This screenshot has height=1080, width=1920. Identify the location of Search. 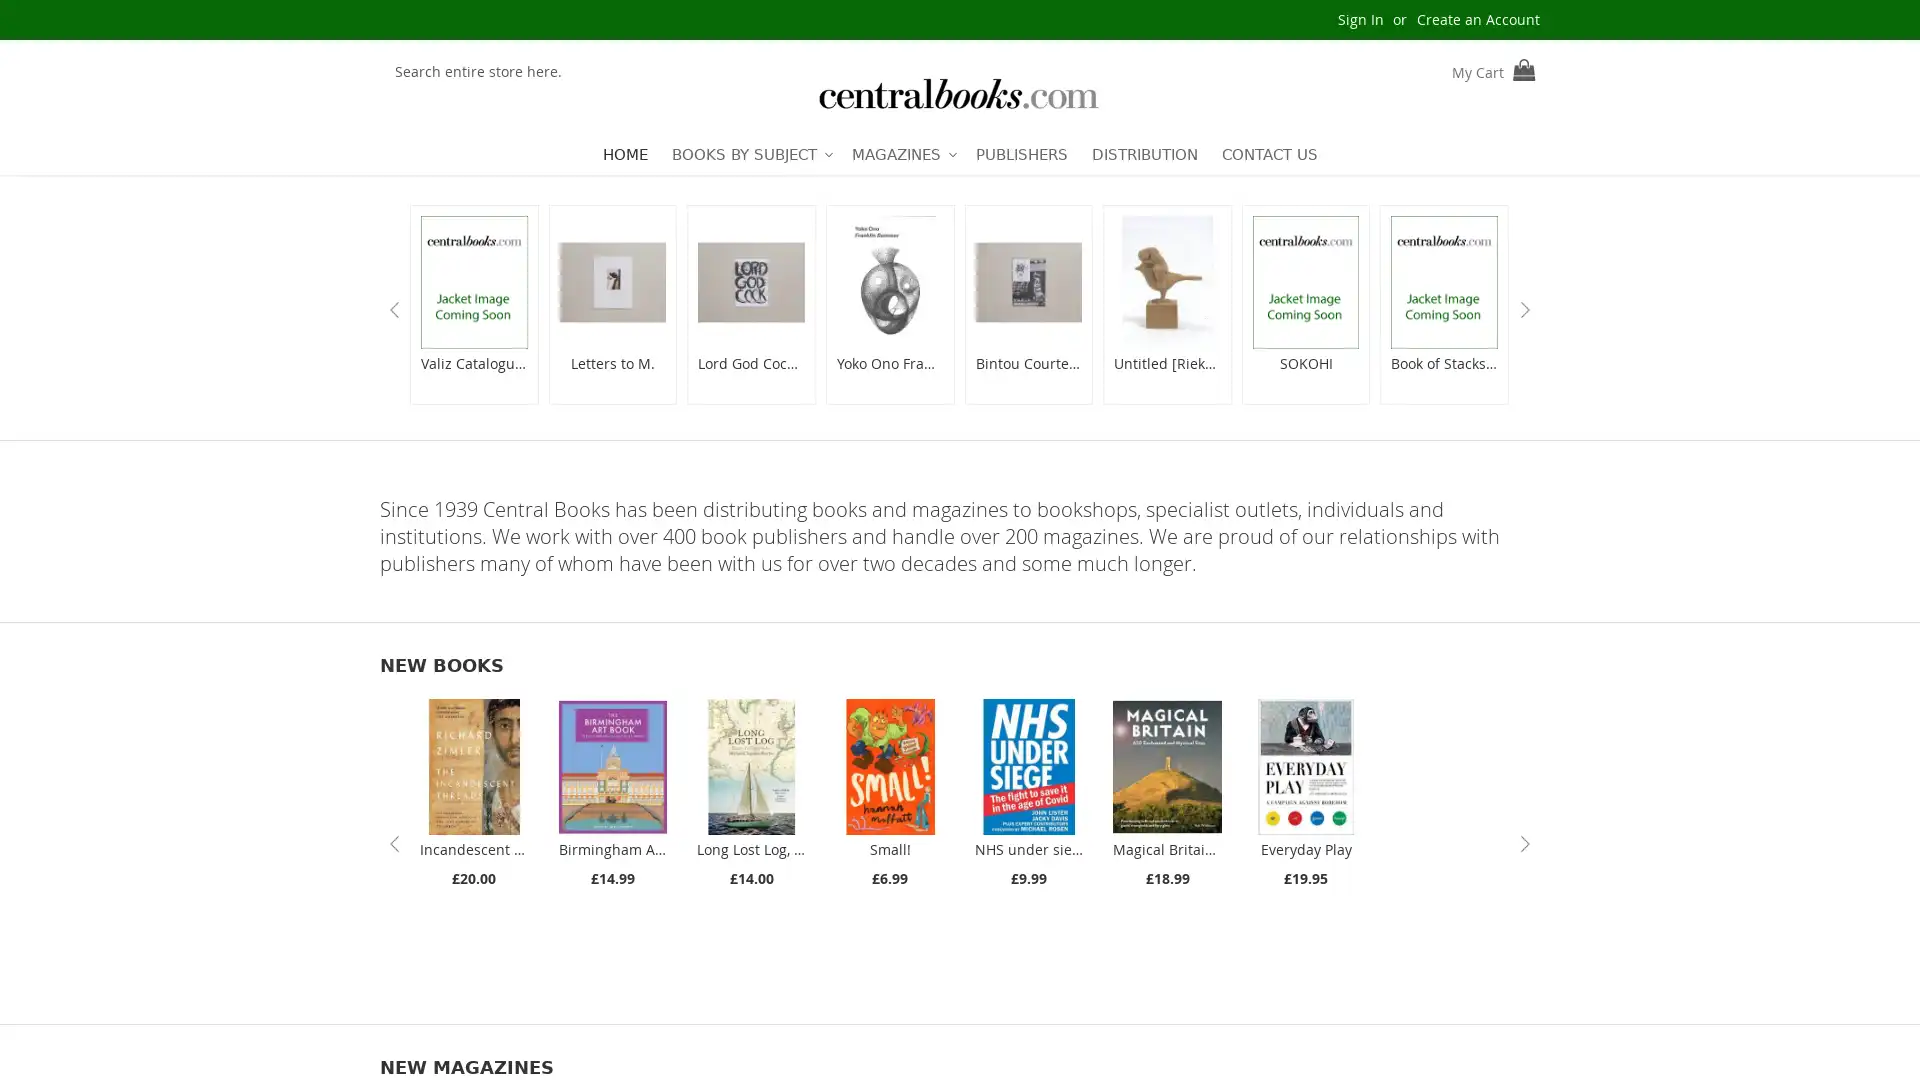
(616, 68).